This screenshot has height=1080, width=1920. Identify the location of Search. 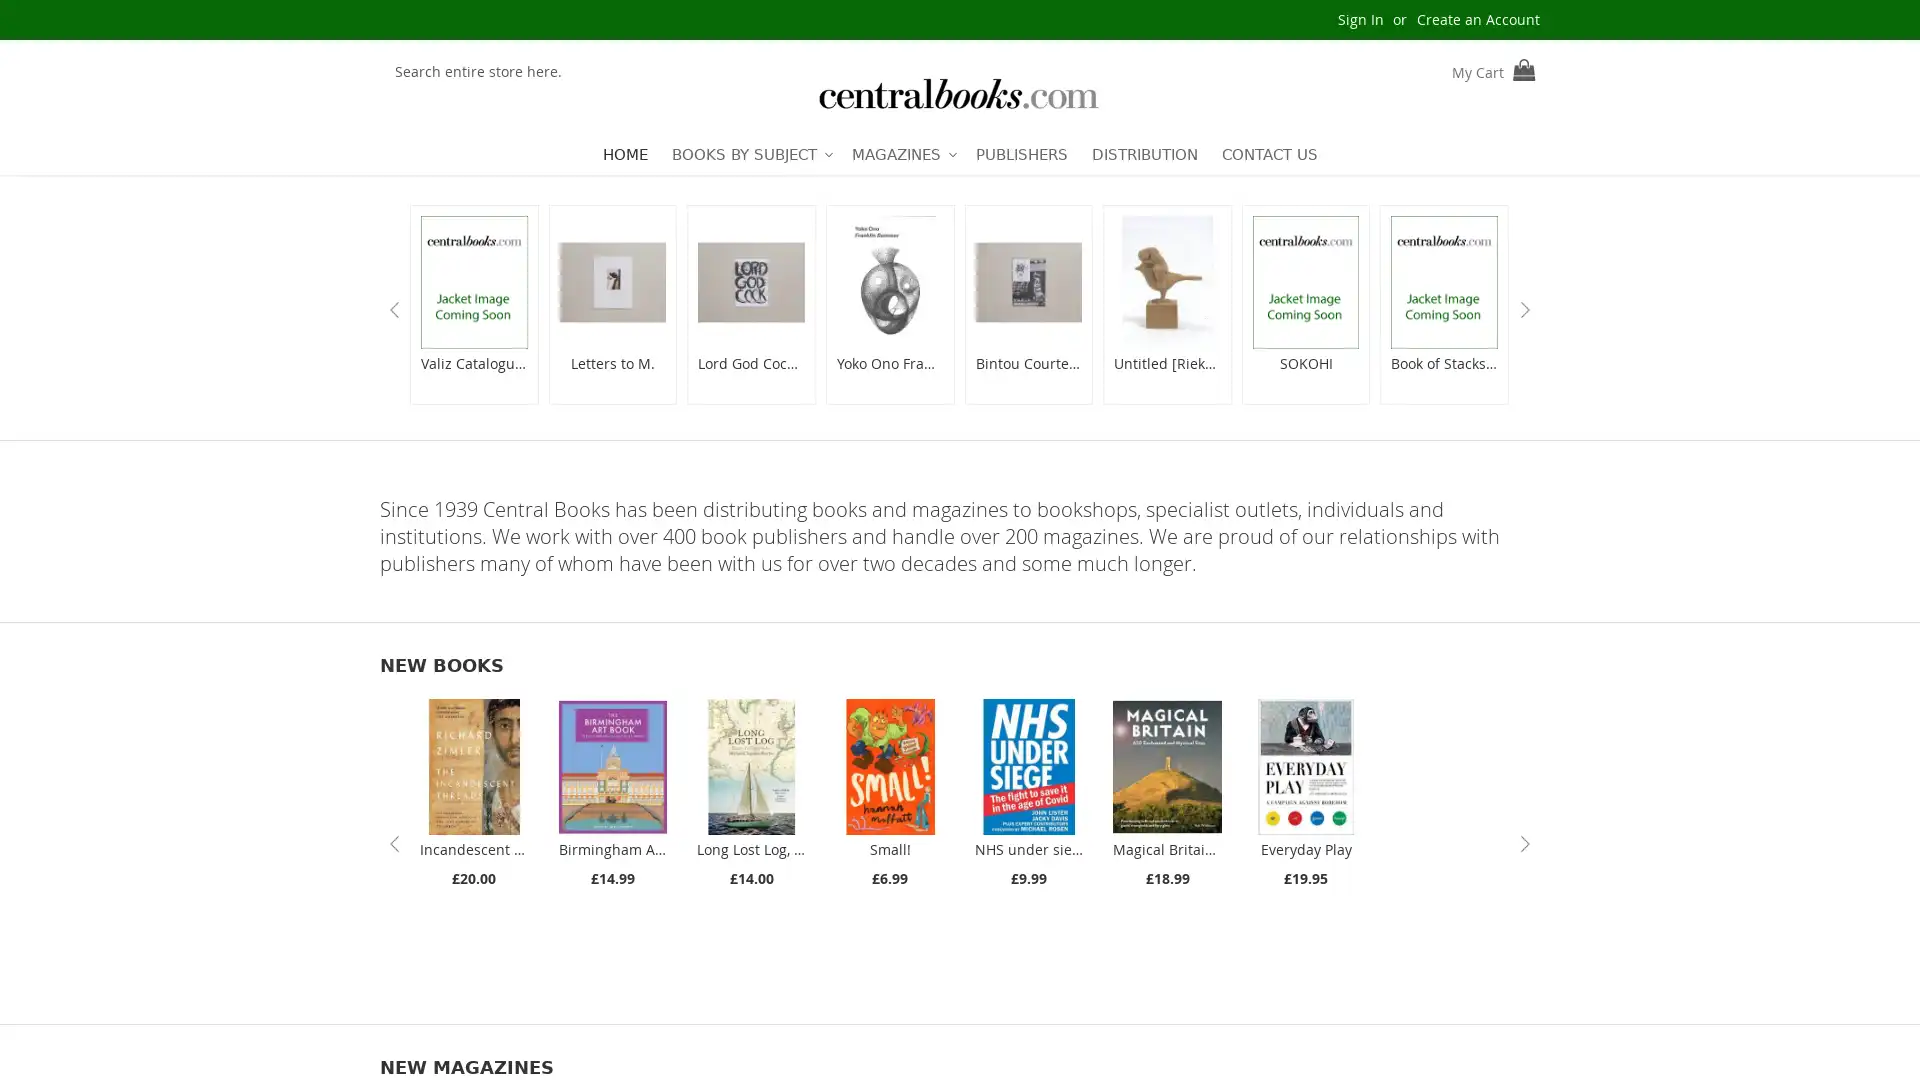
(616, 68).